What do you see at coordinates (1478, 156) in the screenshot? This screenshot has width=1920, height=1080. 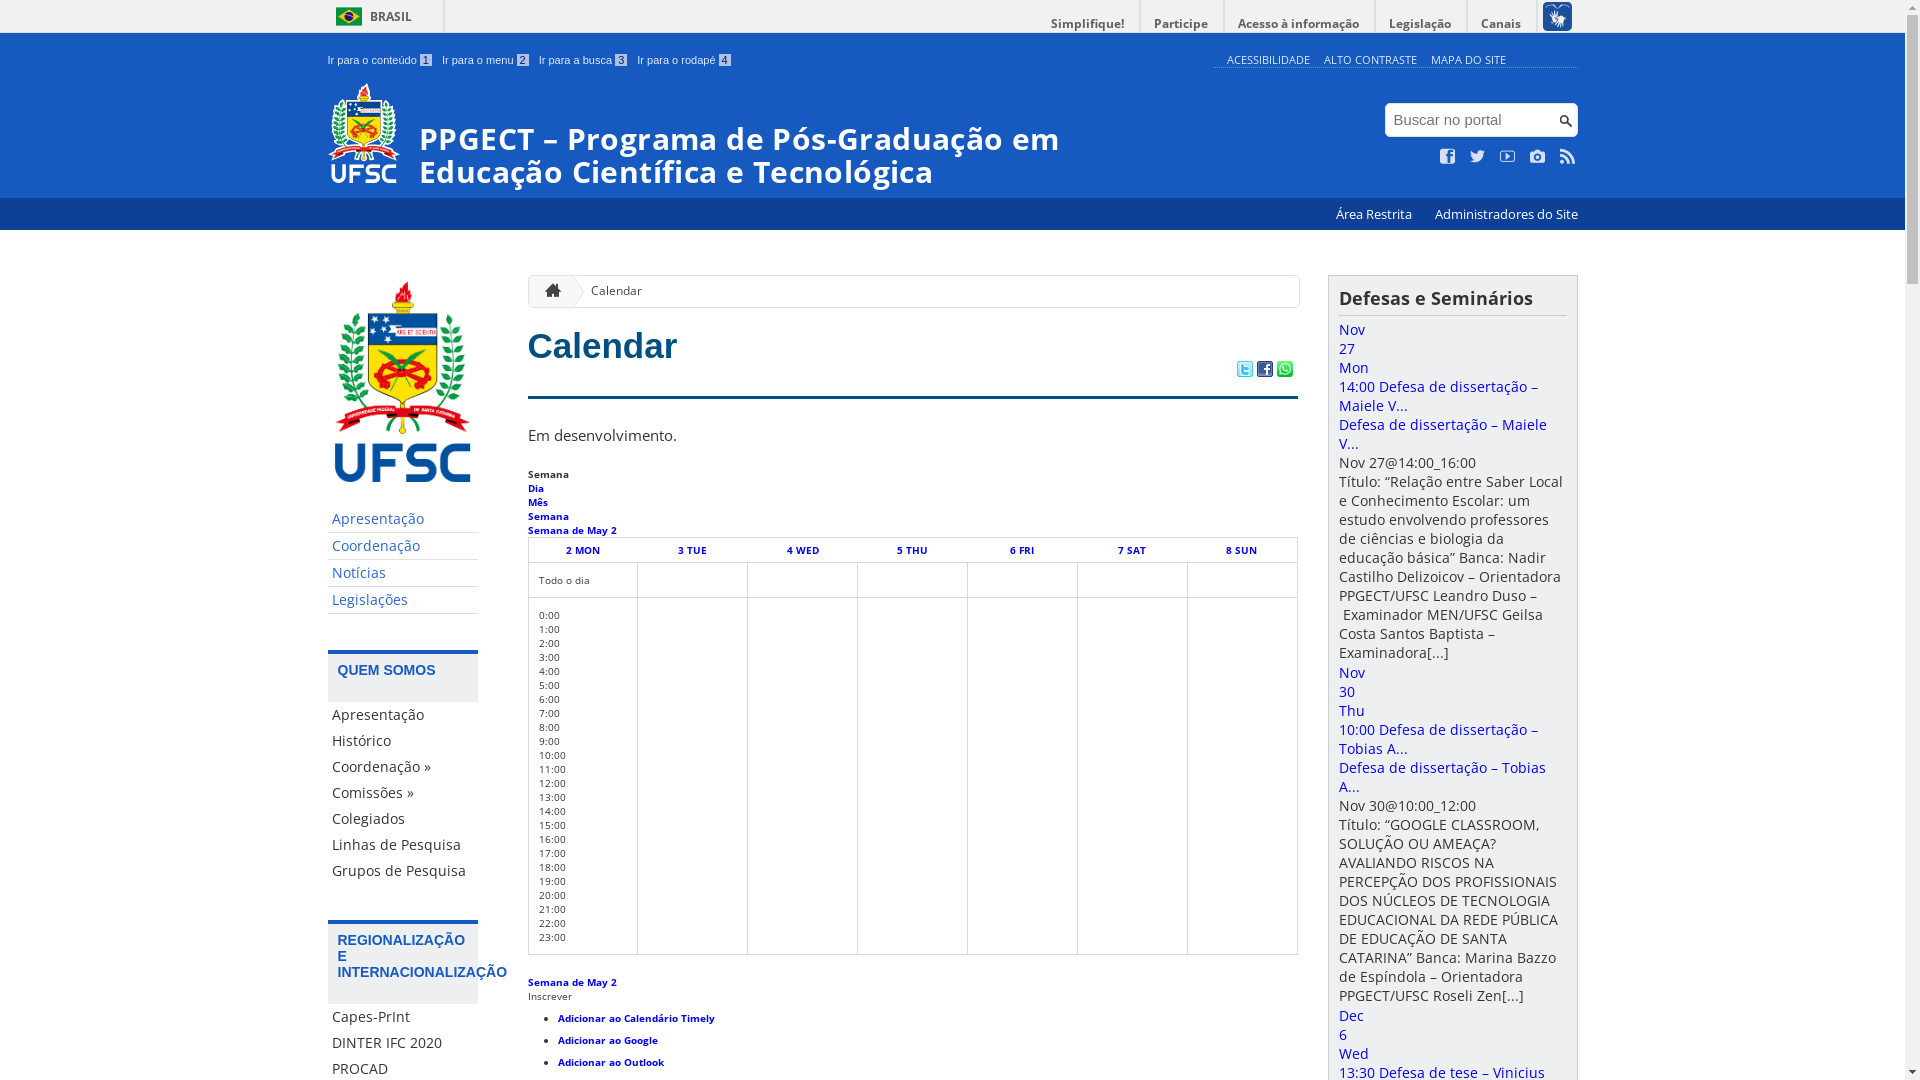 I see `'Siga no Twitter'` at bounding box center [1478, 156].